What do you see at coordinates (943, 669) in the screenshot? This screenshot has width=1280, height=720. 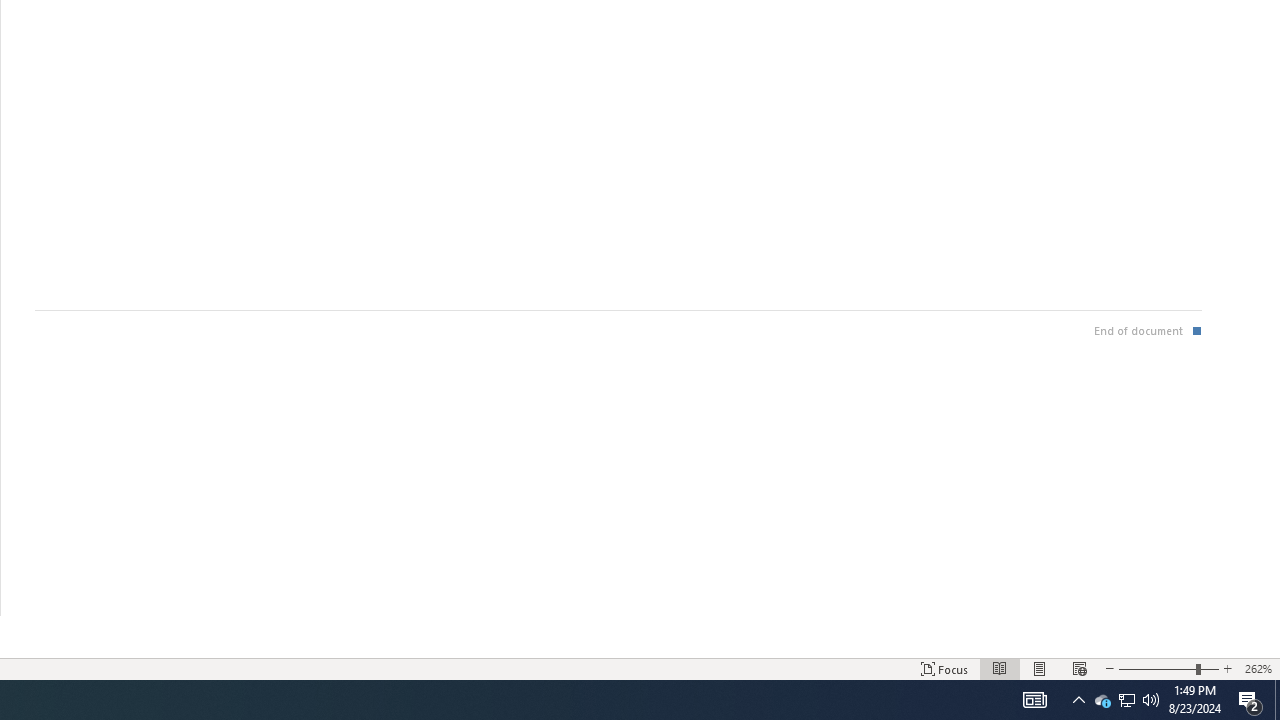 I see `'Focus '` at bounding box center [943, 669].